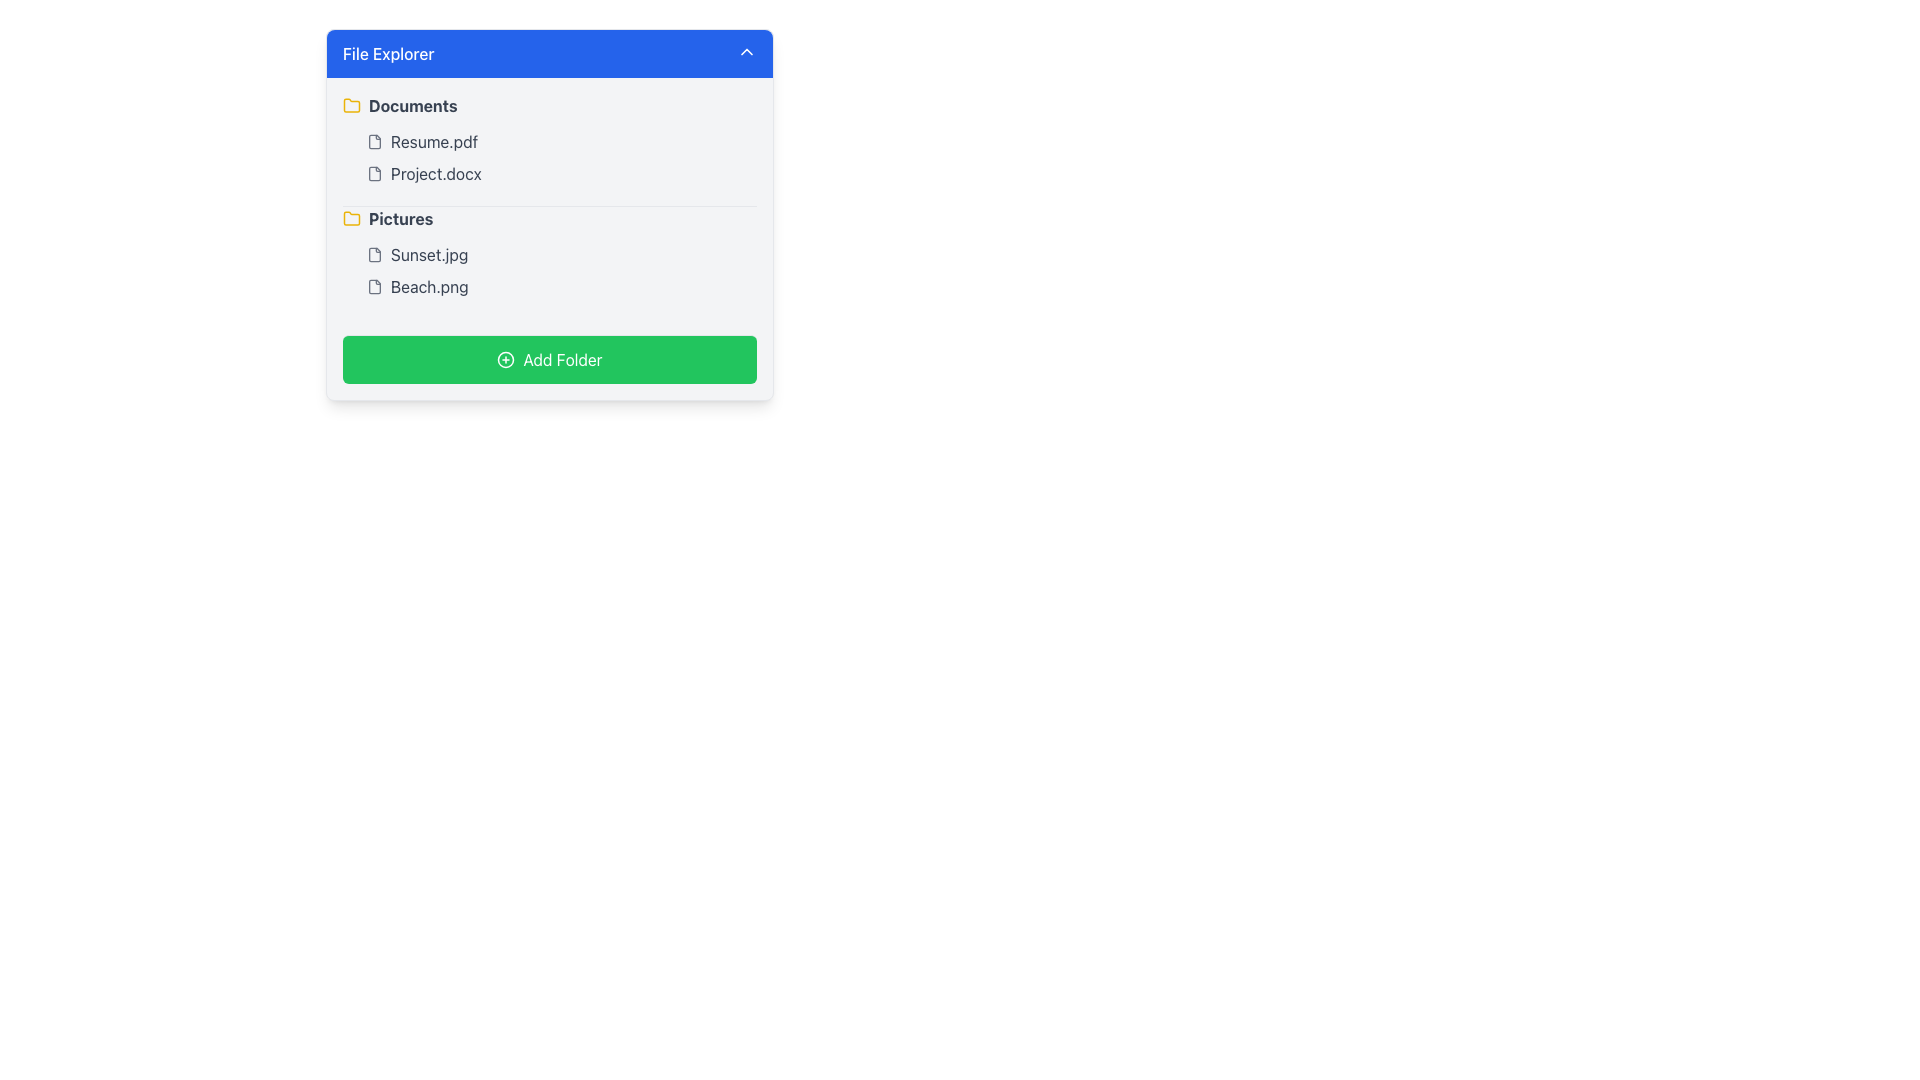 This screenshot has height=1080, width=1920. What do you see at coordinates (374, 286) in the screenshot?
I see `the inactive document sheet outline icon located to the left of the text 'Beach.png' in the 'Pictures' section of the 'File Explorer'` at bounding box center [374, 286].